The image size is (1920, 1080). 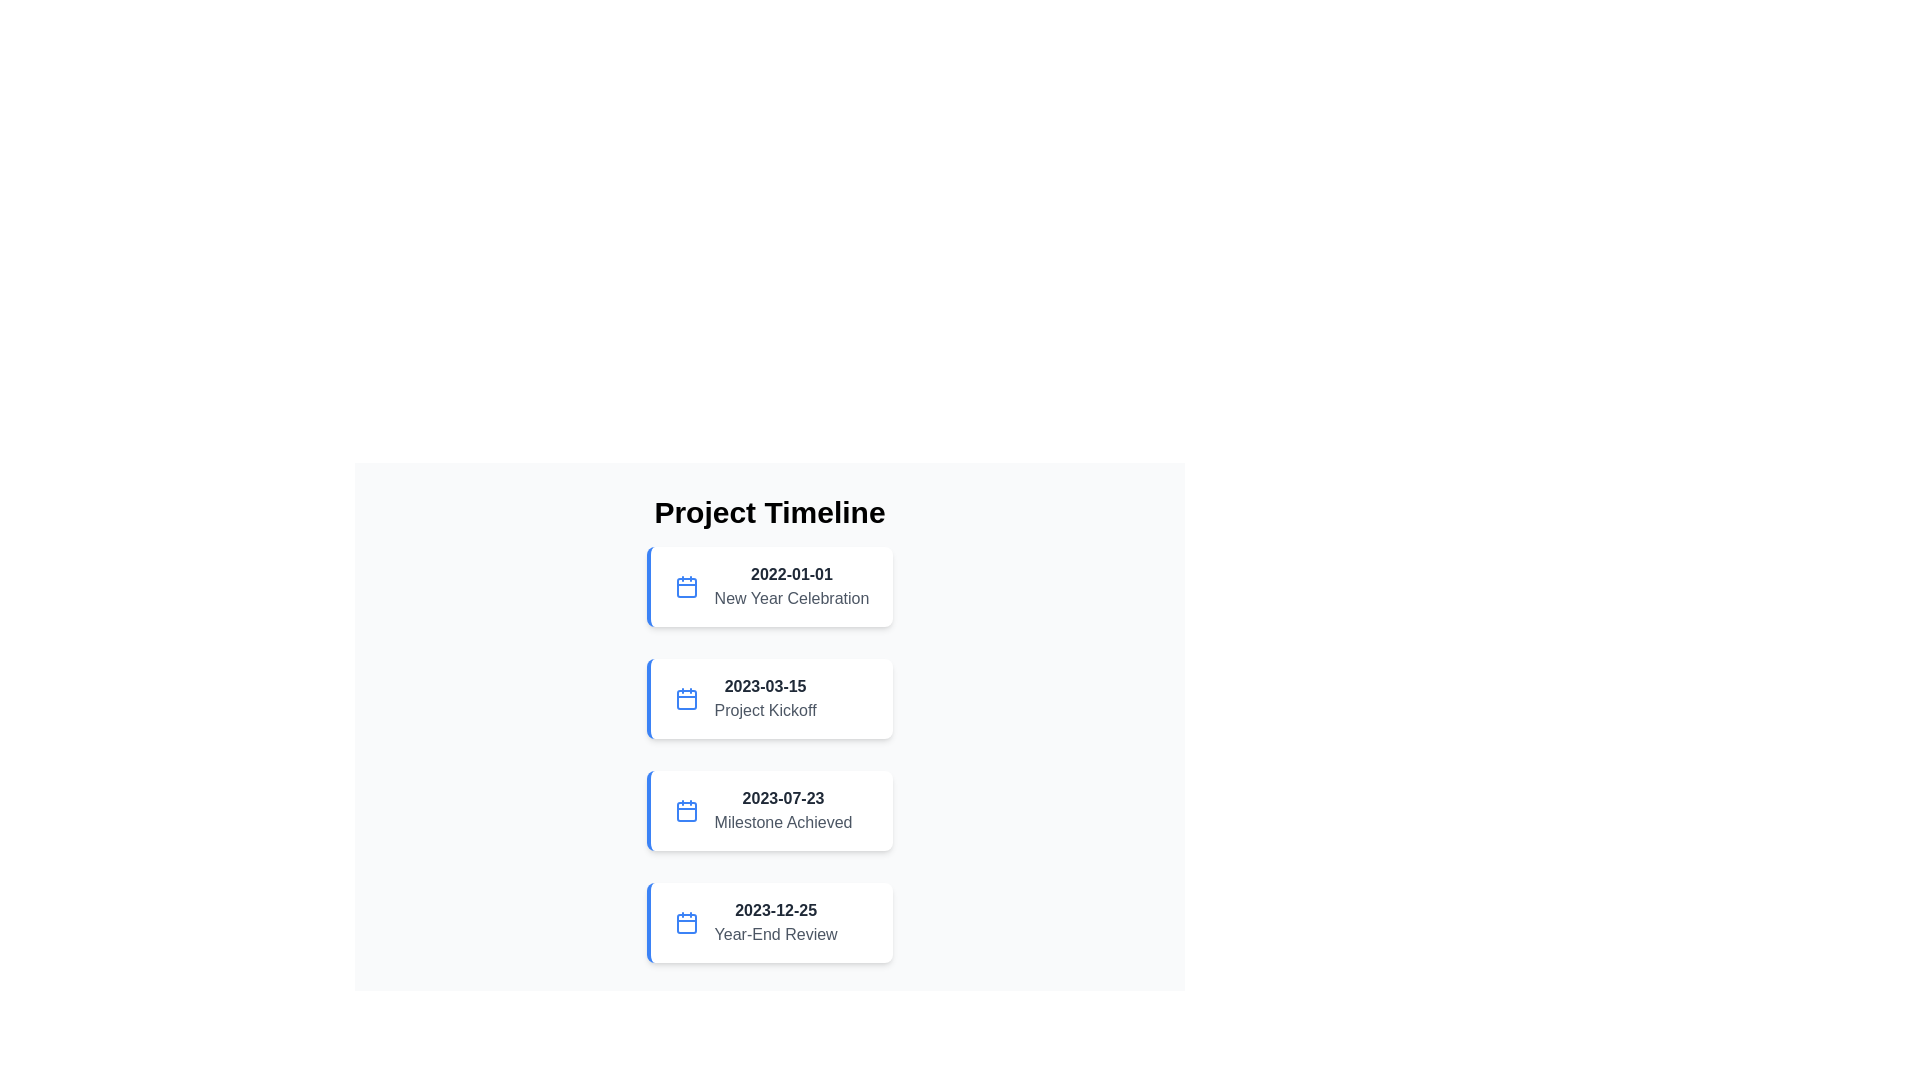 I want to click on the visual highlight element represented by a small rectangle with rounded corners located inside the third calendar icon of the 'Project Timeline' interface, so click(x=686, y=812).